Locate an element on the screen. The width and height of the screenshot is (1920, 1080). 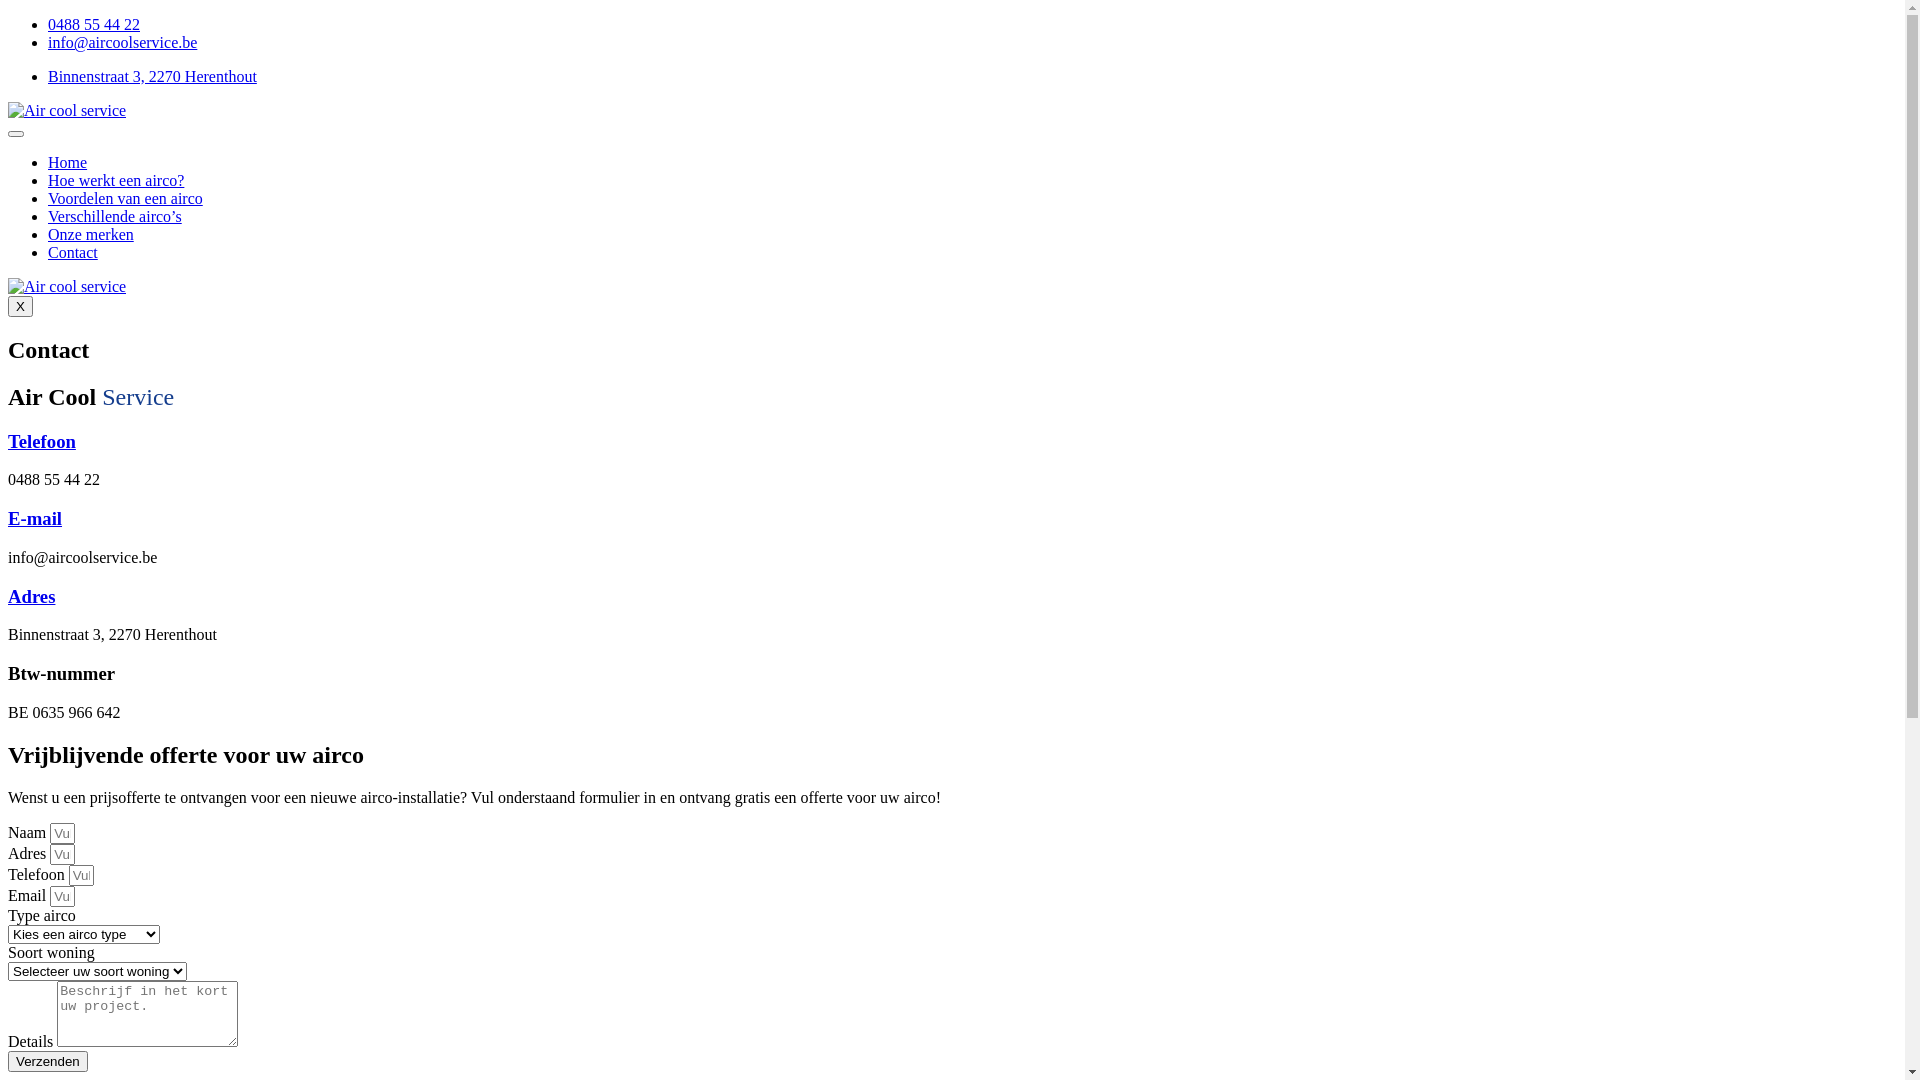
'Adres' is located at coordinates (31, 595).